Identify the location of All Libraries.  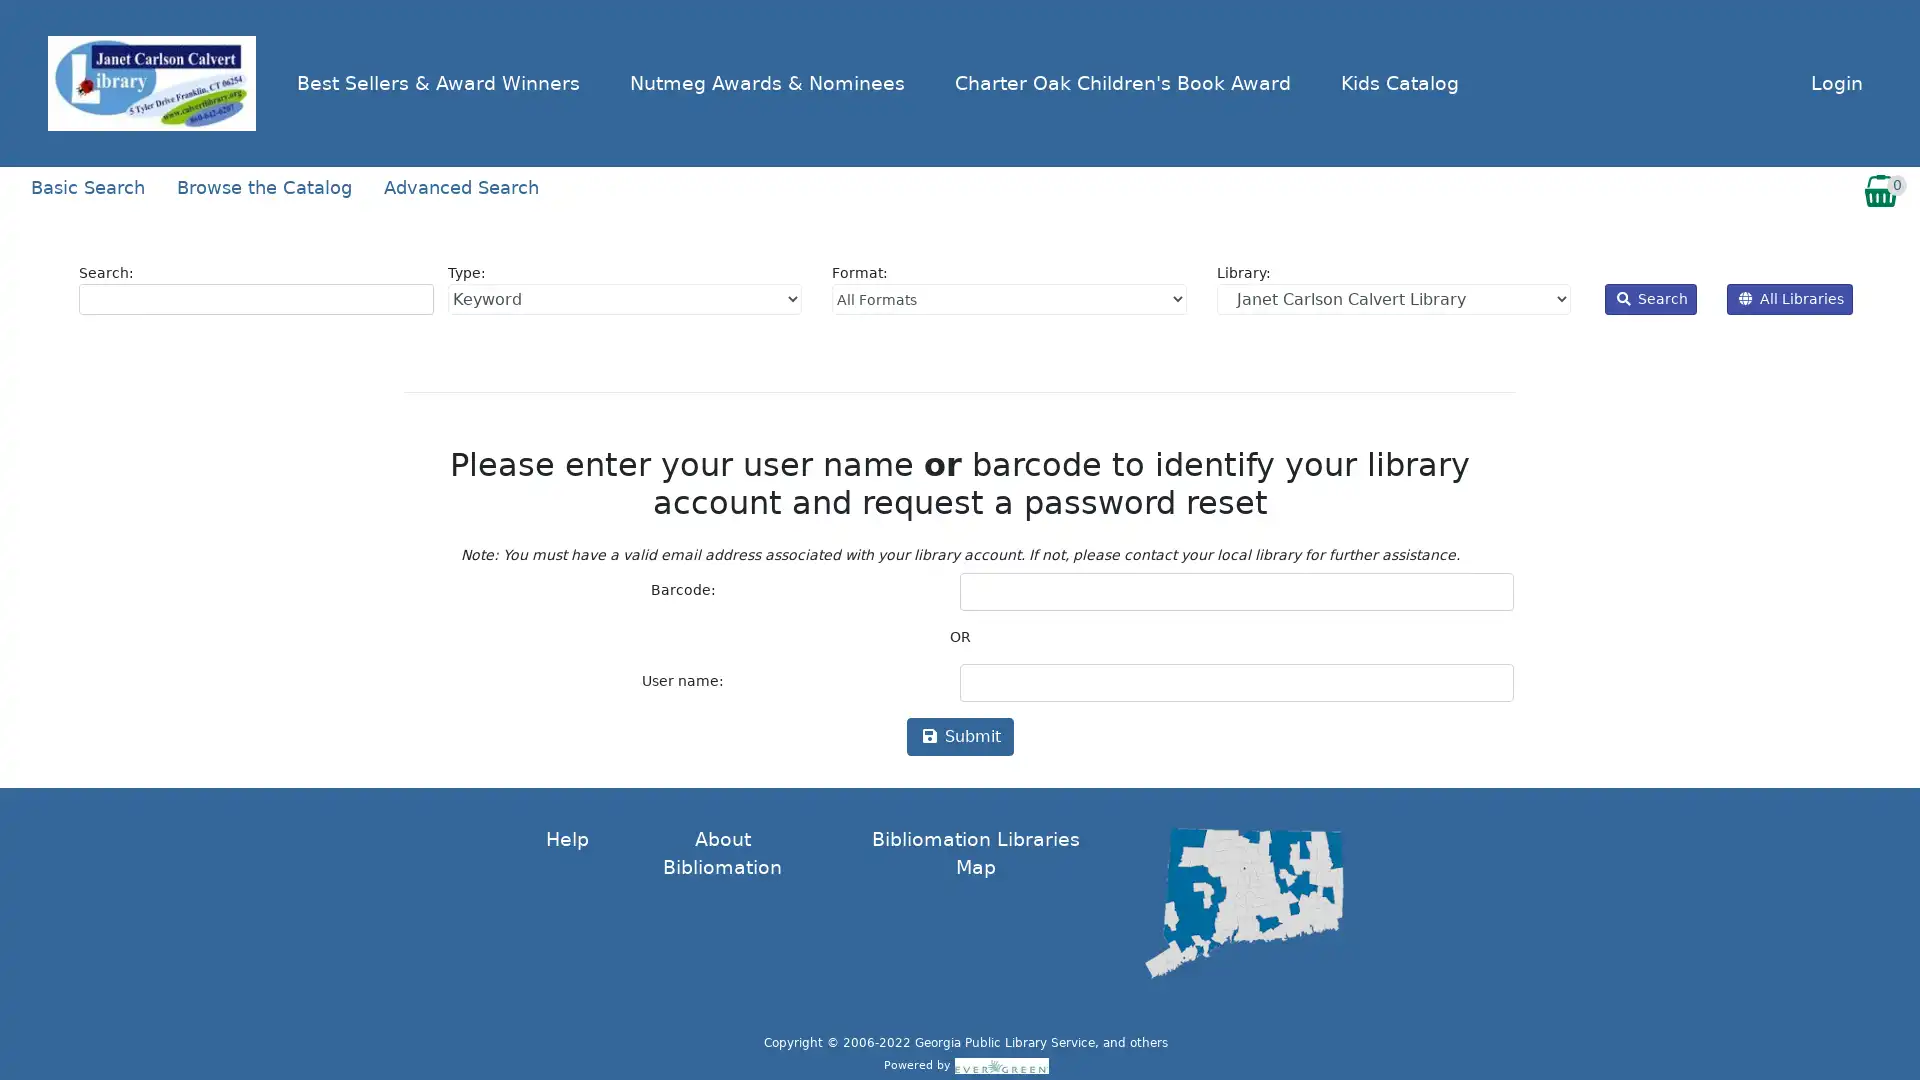
(1790, 298).